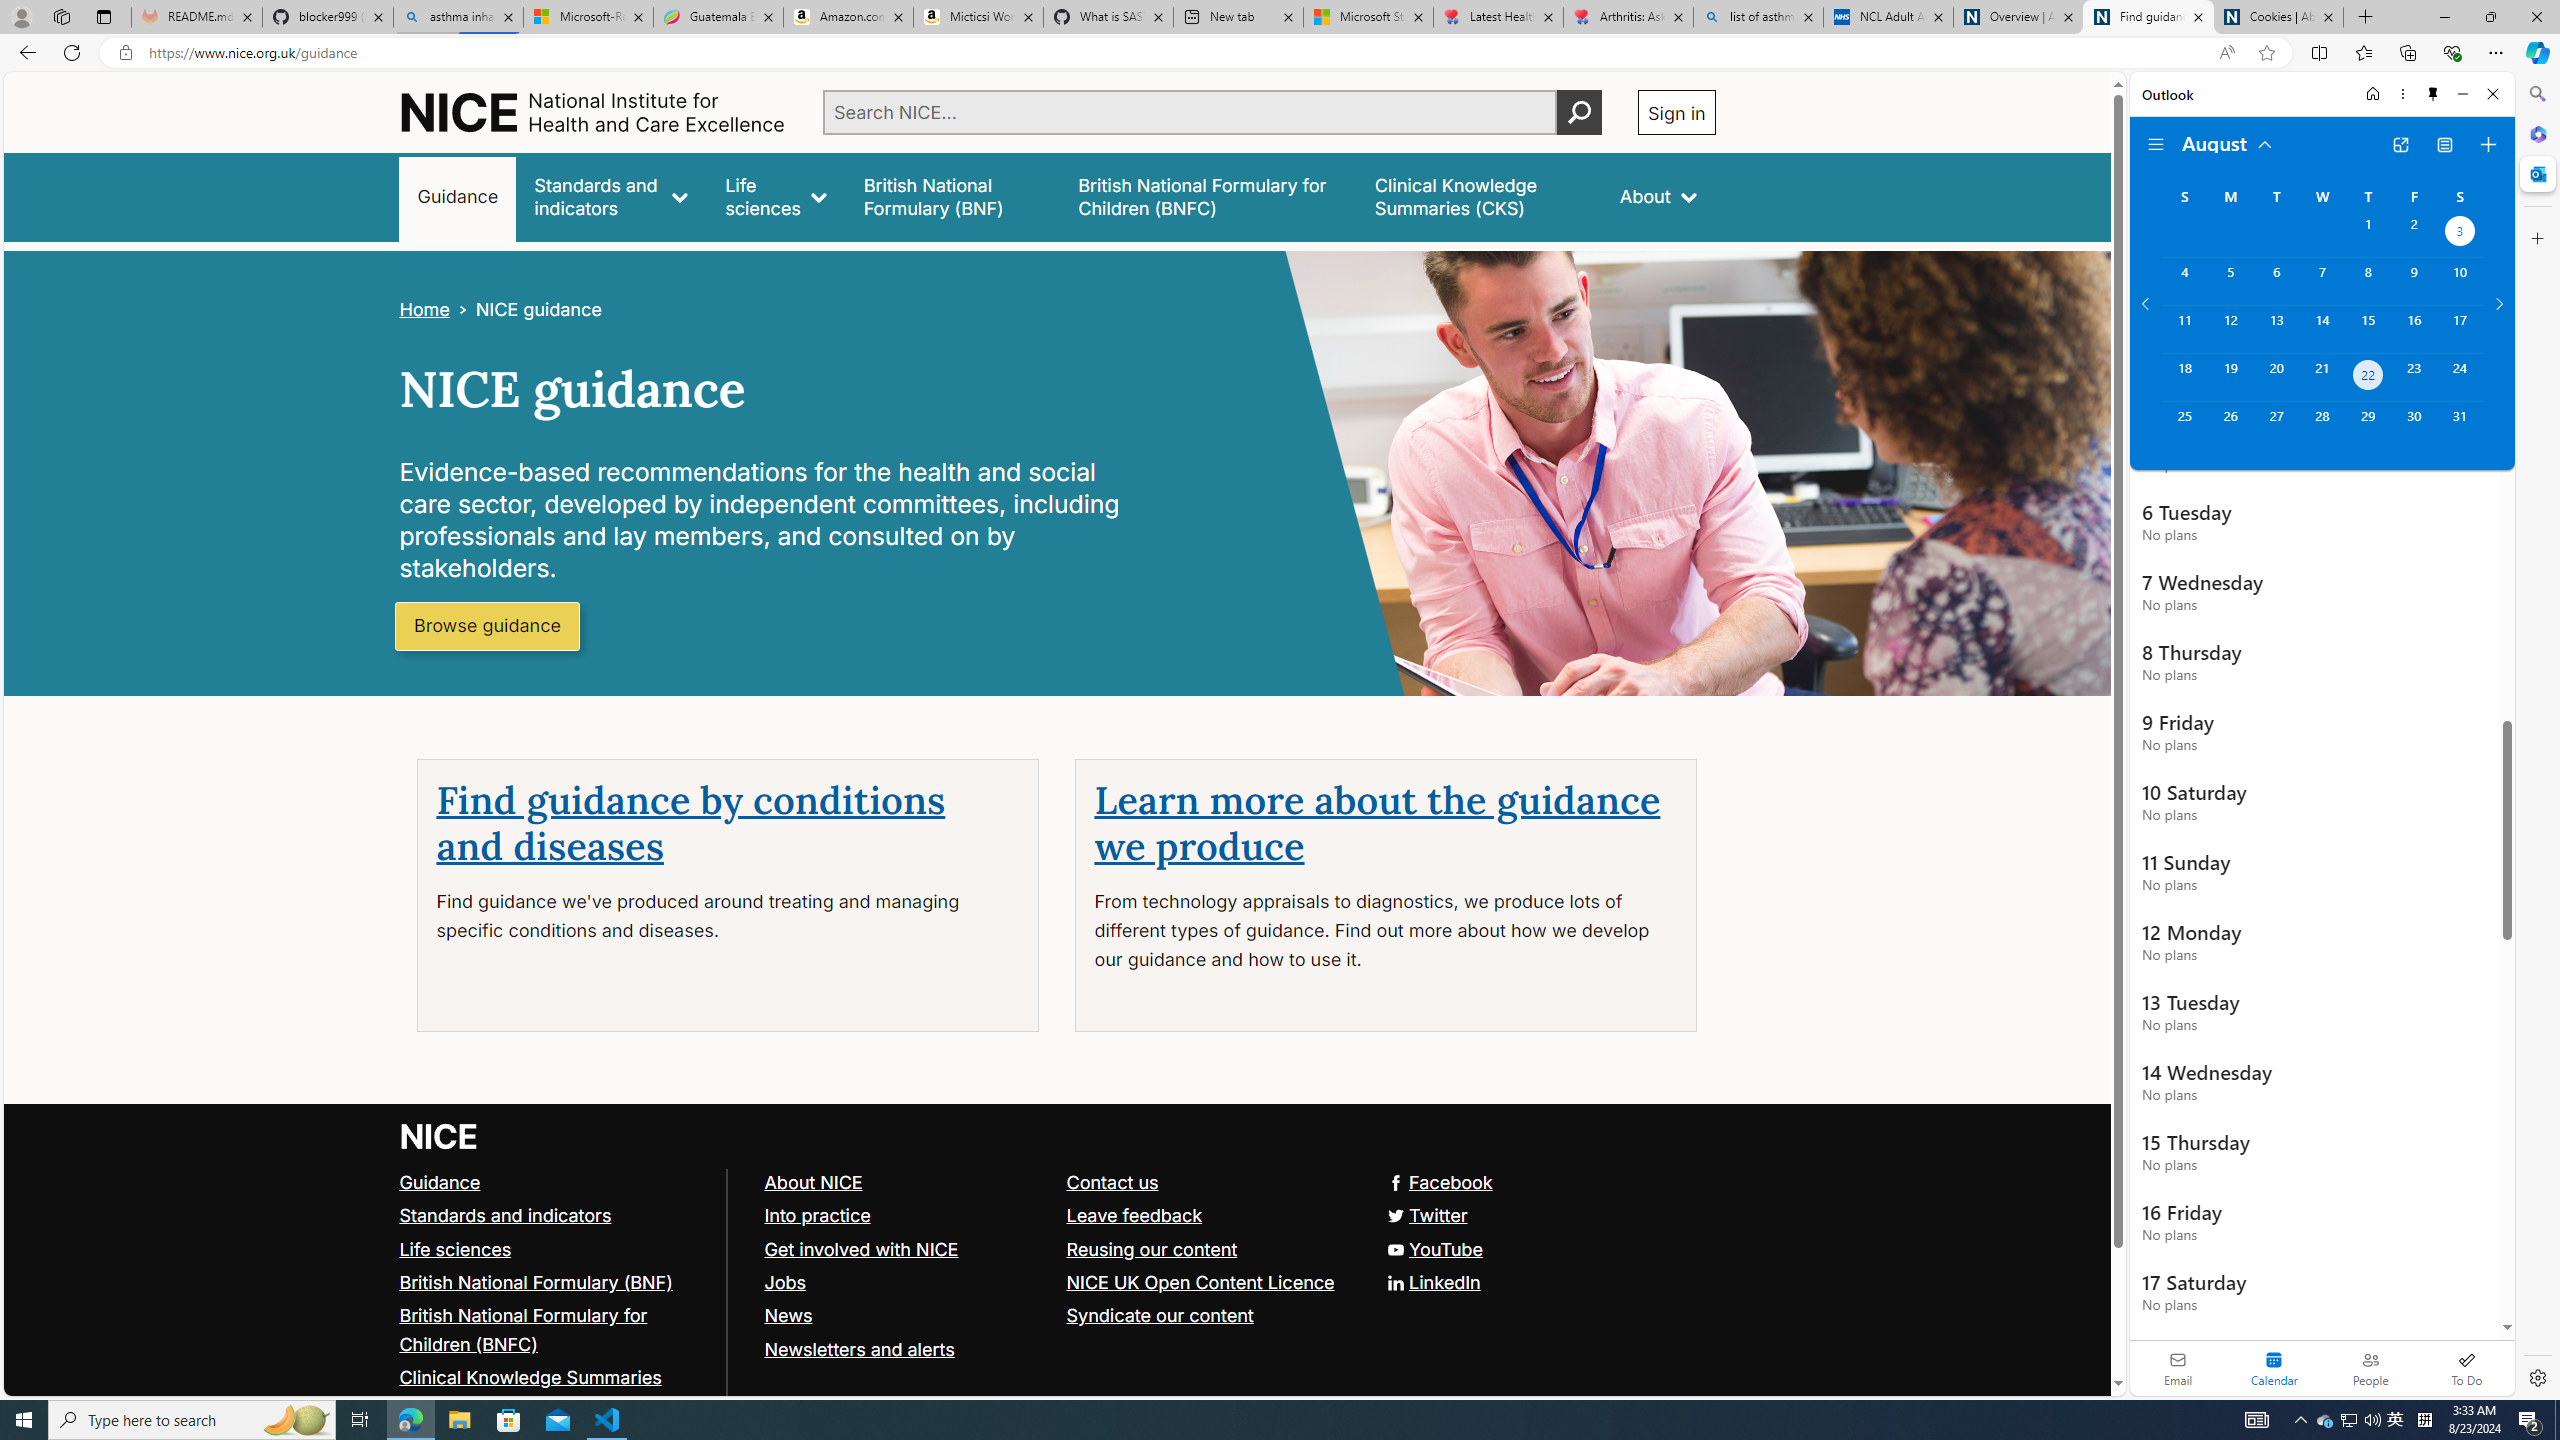 Image resolution: width=2560 pixels, height=1440 pixels. What do you see at coordinates (1757, 16) in the screenshot?
I see `'list of asthma inhalers uk - Search'` at bounding box center [1757, 16].